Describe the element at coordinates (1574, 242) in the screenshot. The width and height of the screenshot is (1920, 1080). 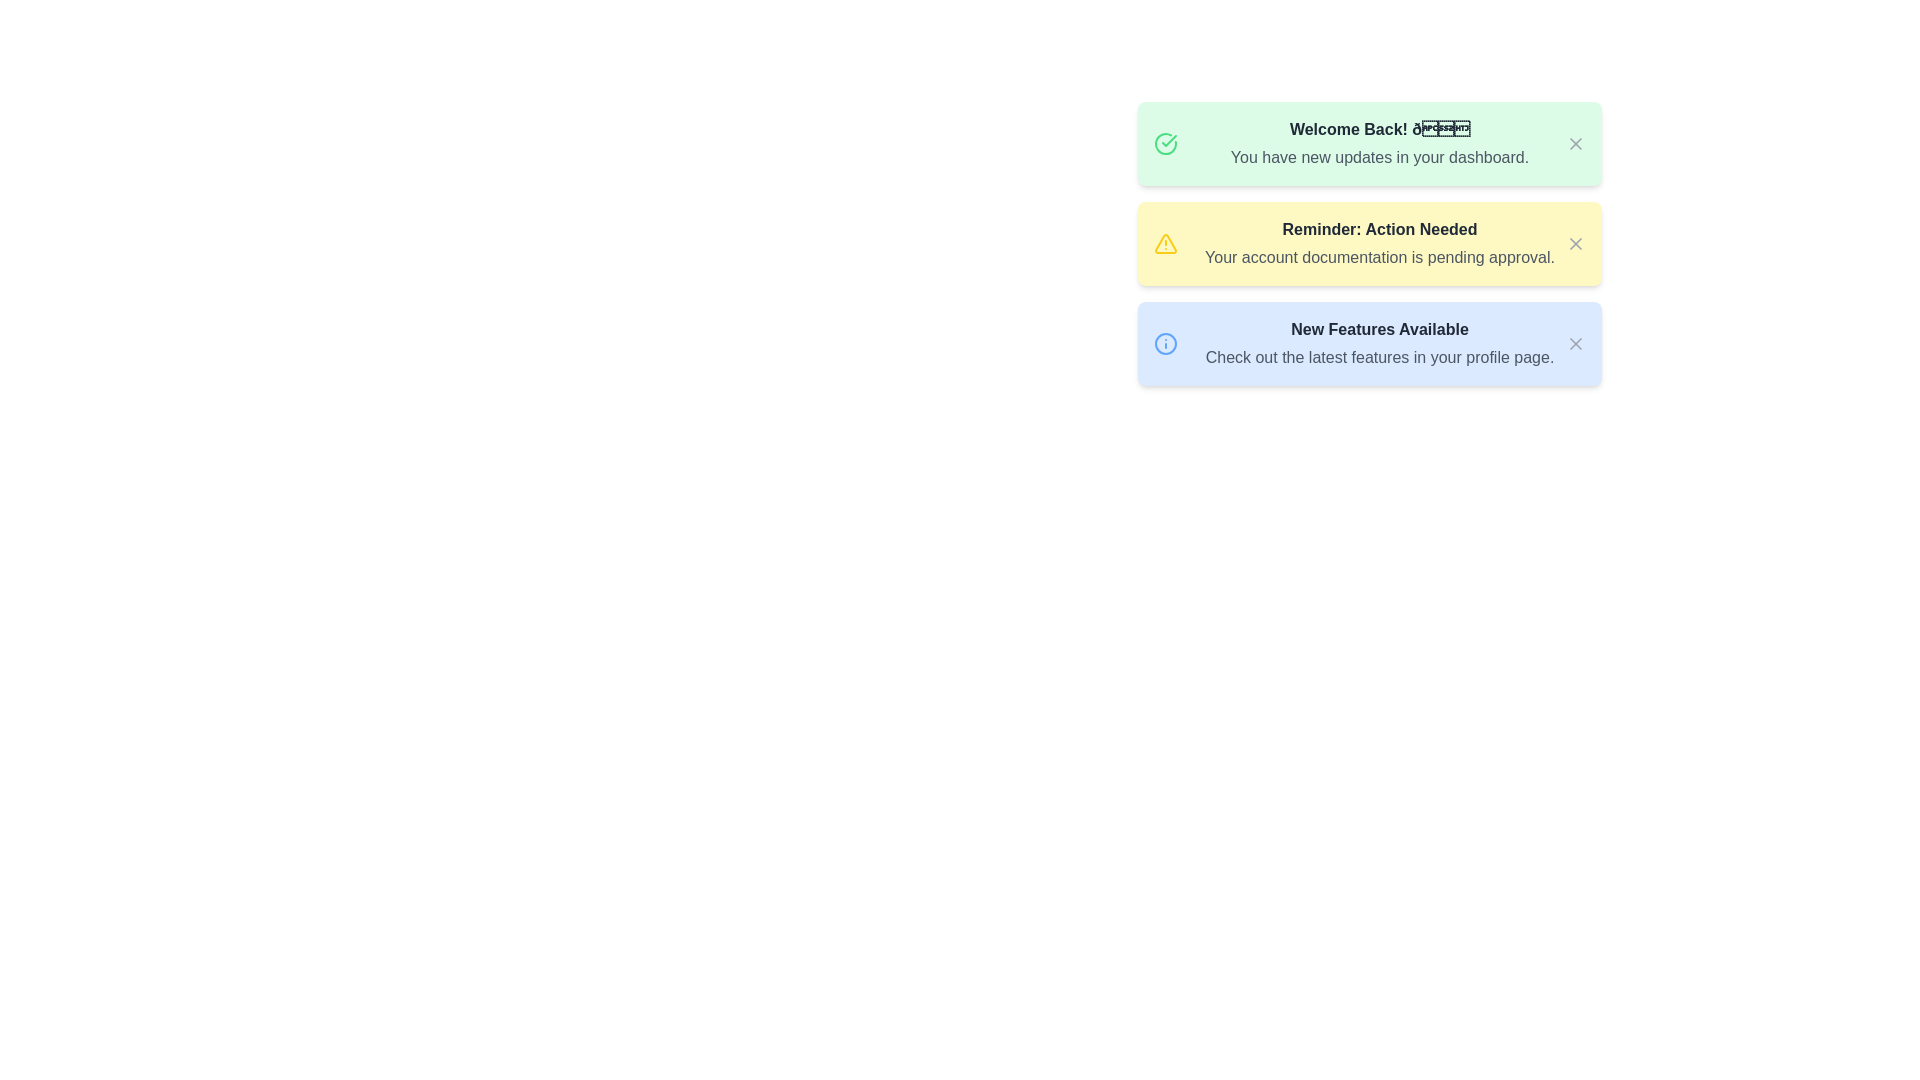
I see `the close icon resembling a small 'X' in the top-right corner of the yellow notification card titled 'Reminder: Action Needed'` at that location.